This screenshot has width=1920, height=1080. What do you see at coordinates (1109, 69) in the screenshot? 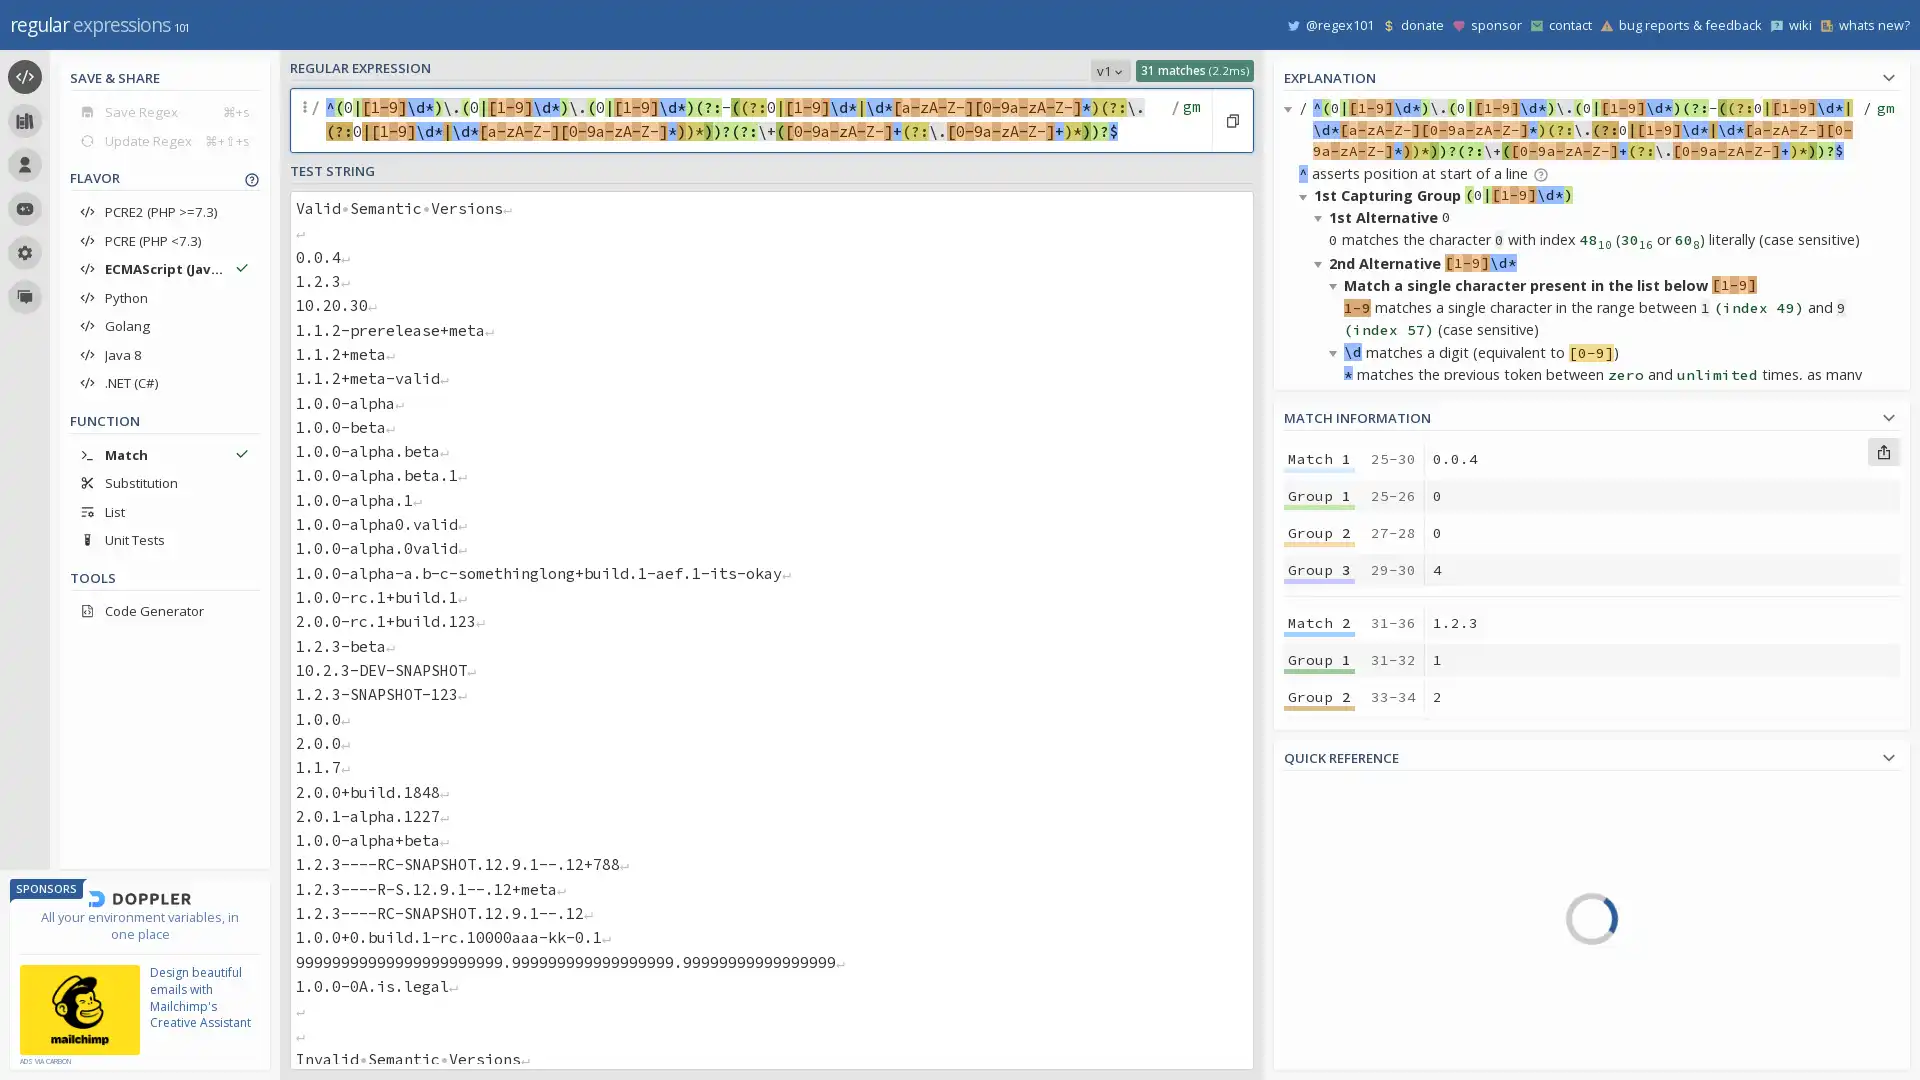
I see `Select Regex Version` at bounding box center [1109, 69].